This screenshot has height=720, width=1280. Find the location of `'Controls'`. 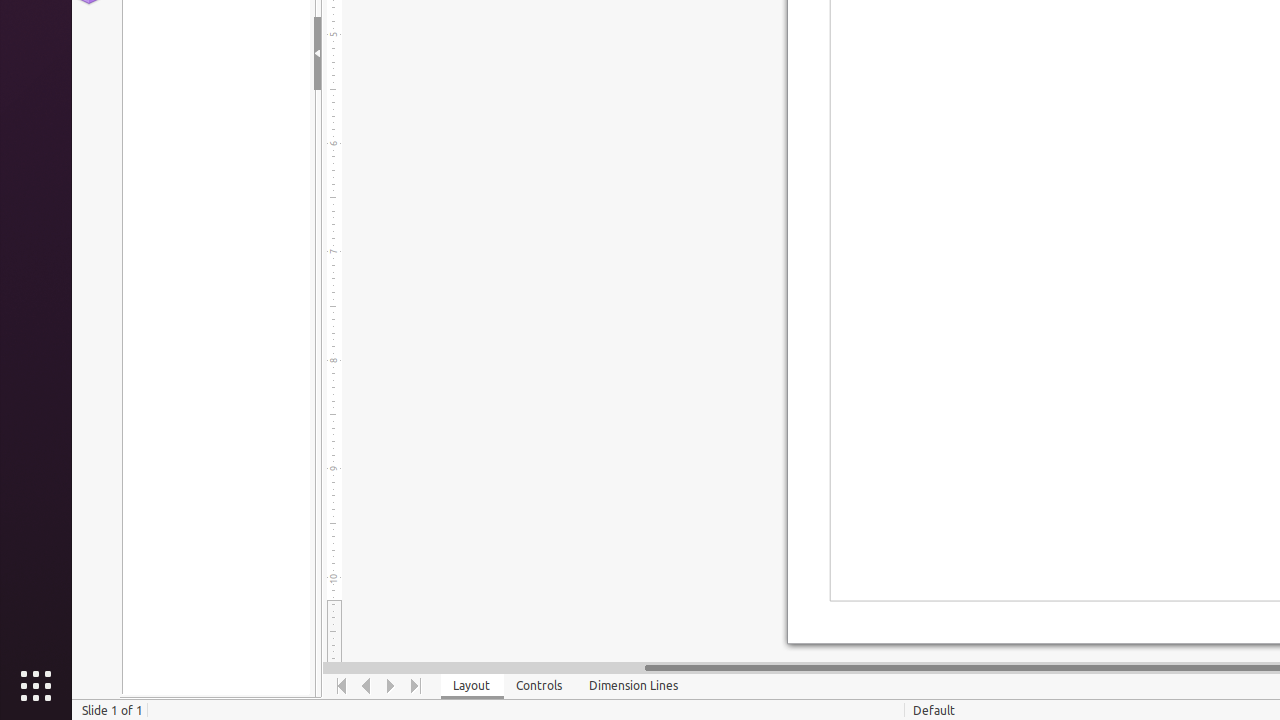

'Controls' is located at coordinates (540, 685).